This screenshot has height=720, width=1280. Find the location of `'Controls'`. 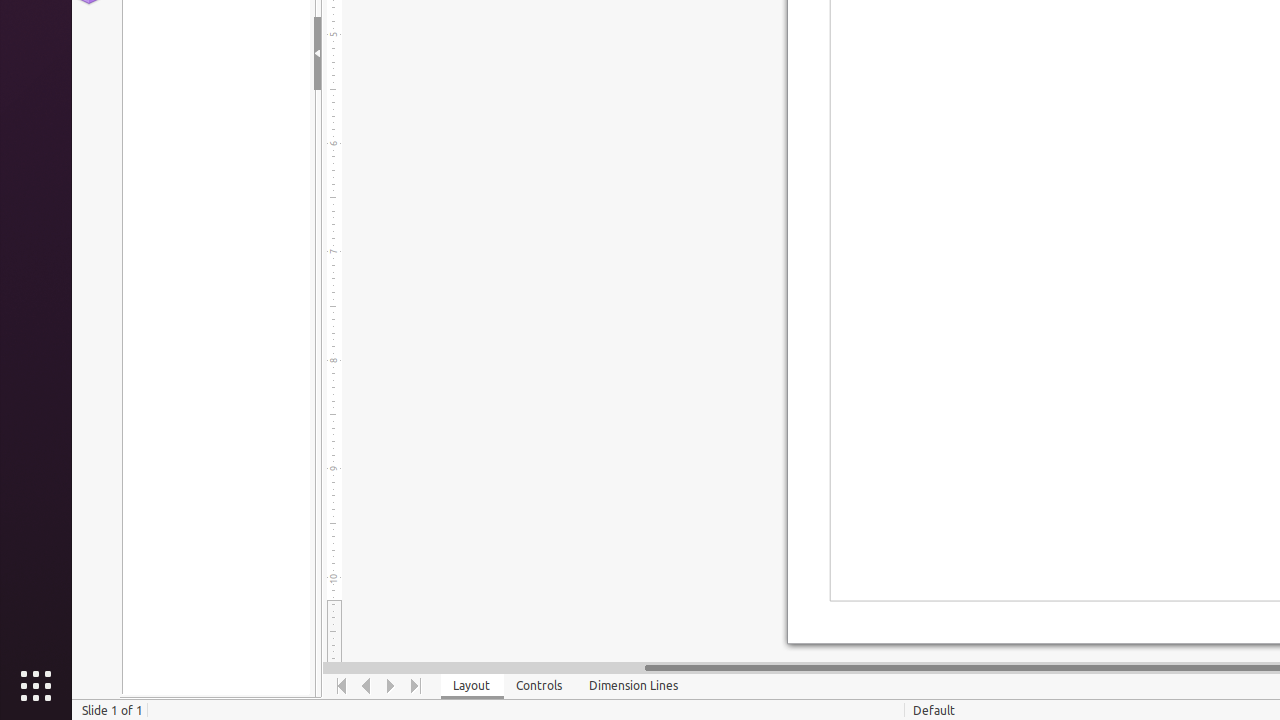

'Controls' is located at coordinates (540, 685).